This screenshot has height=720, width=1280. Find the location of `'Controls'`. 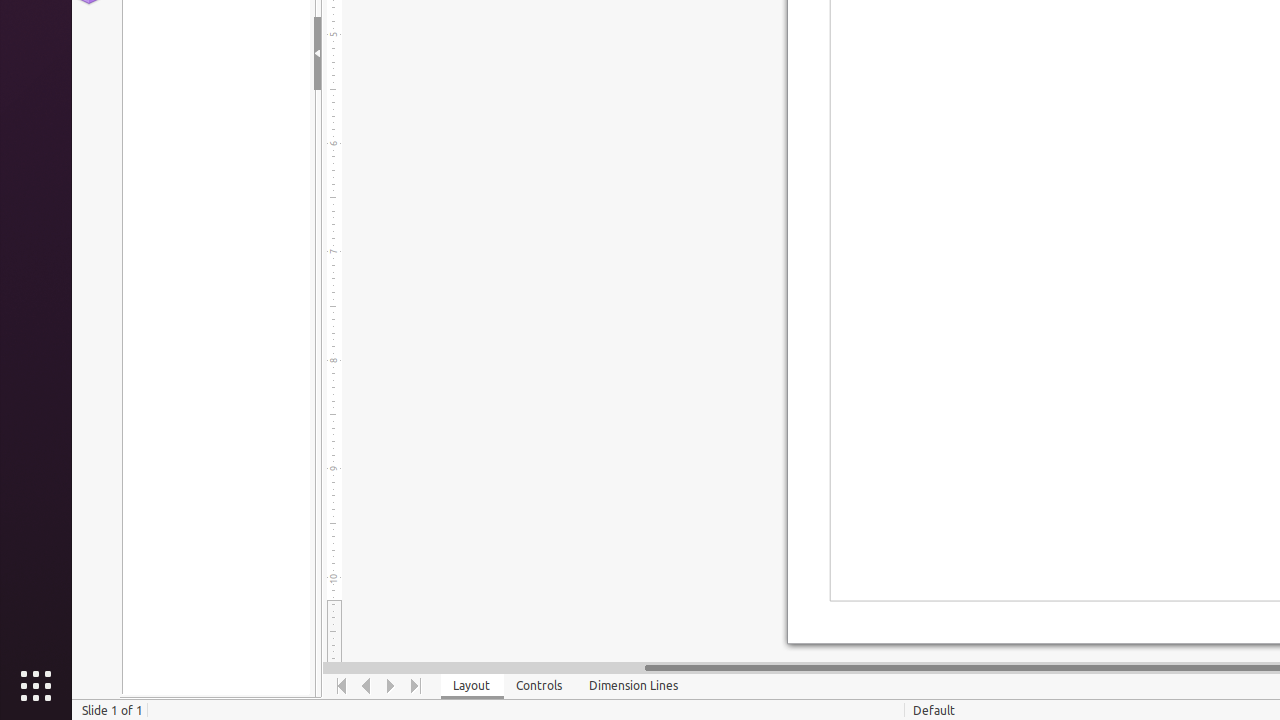

'Controls' is located at coordinates (540, 685).